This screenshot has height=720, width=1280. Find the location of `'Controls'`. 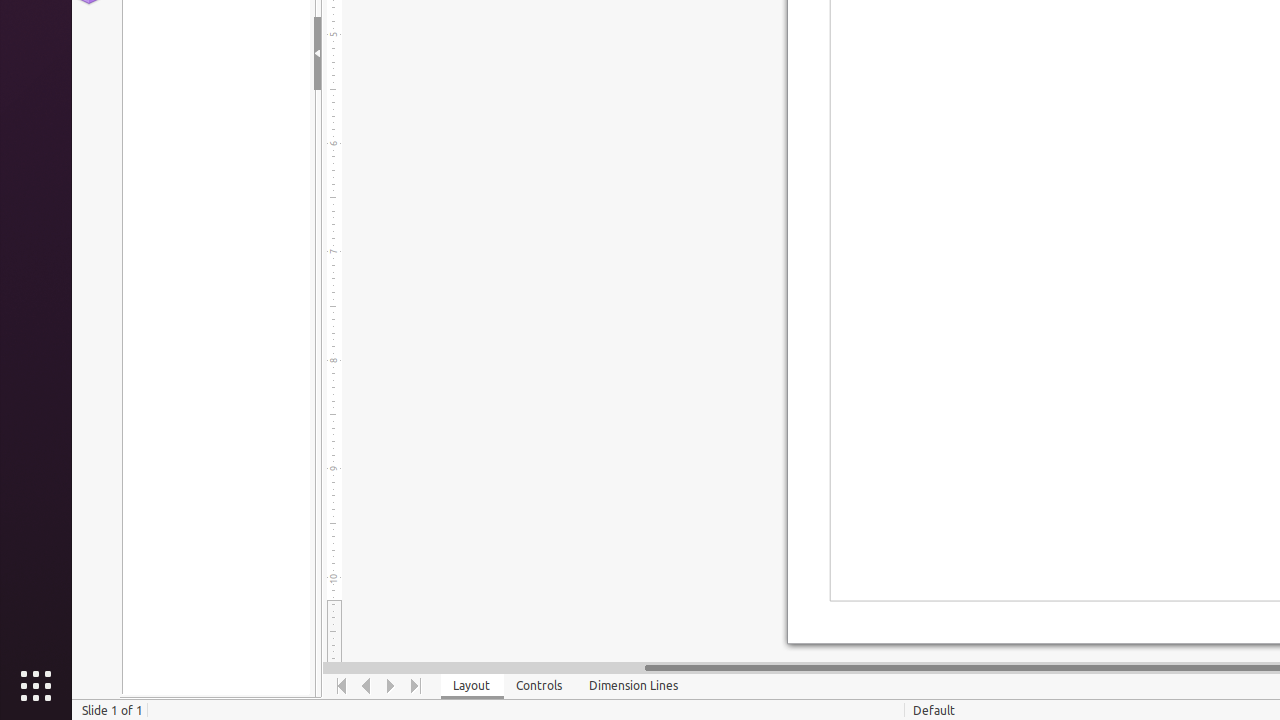

'Controls' is located at coordinates (540, 685).